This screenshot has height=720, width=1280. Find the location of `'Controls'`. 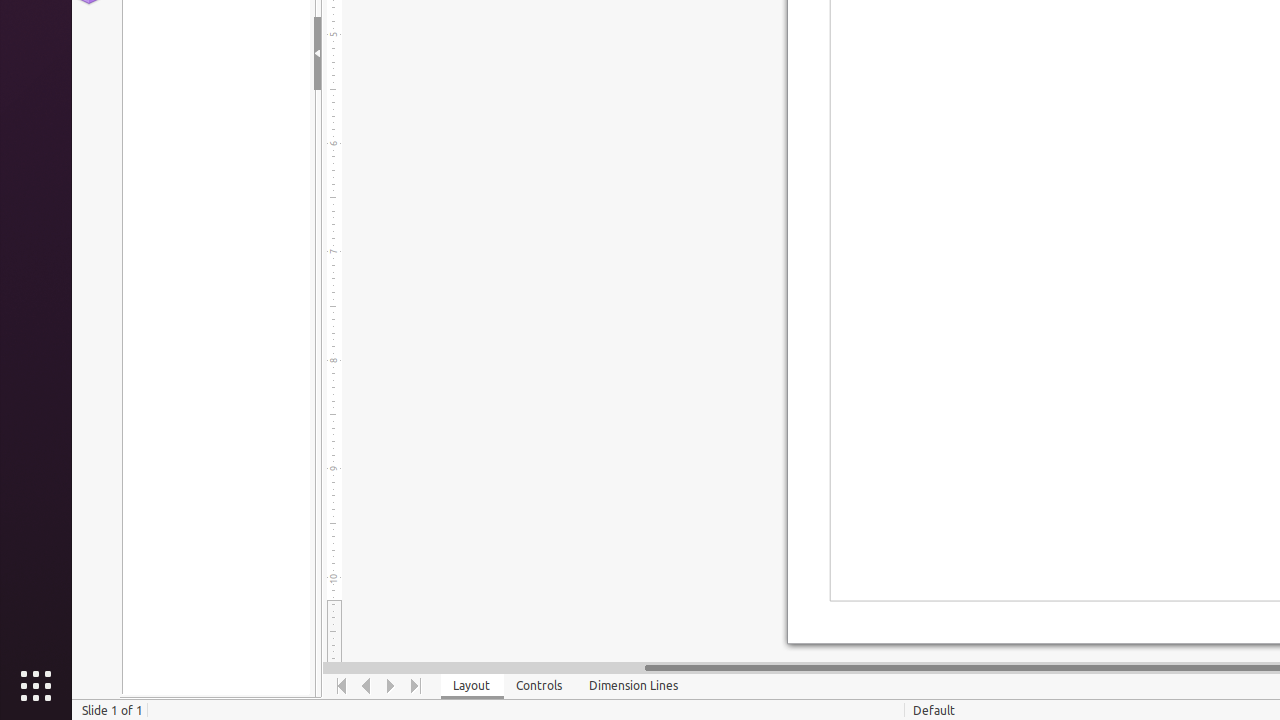

'Controls' is located at coordinates (540, 685).